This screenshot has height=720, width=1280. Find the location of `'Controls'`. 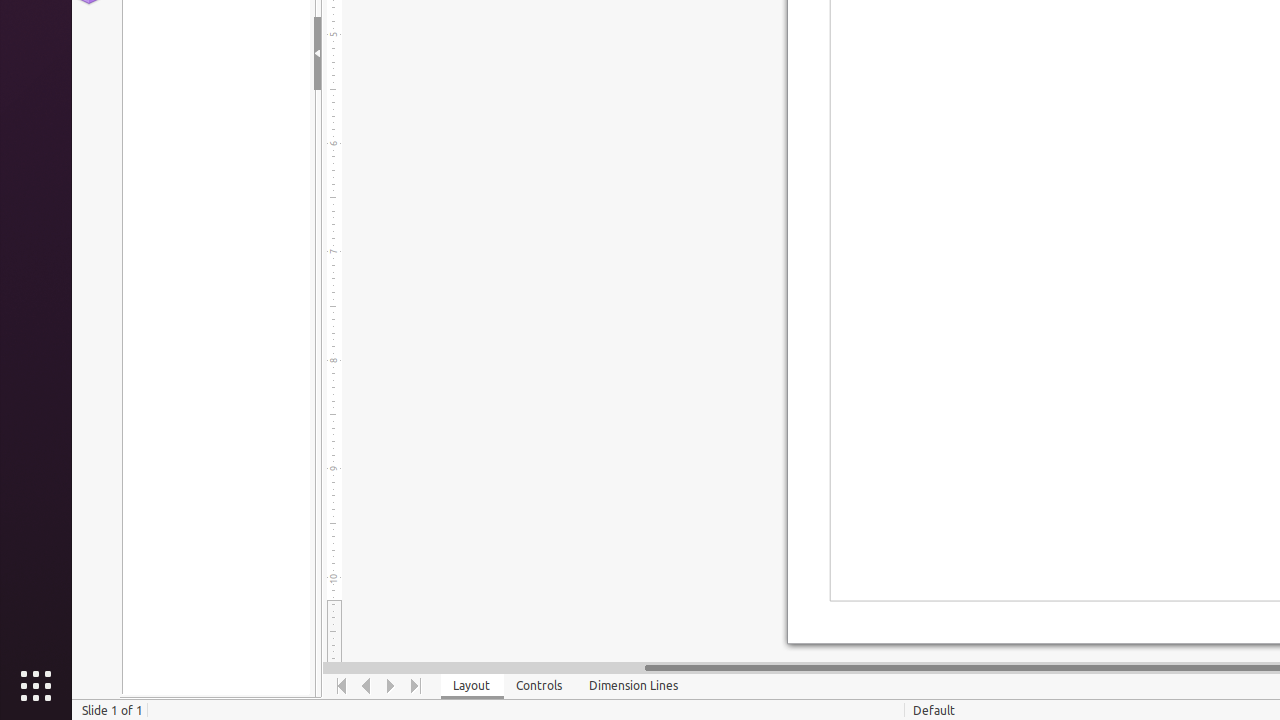

'Controls' is located at coordinates (540, 685).